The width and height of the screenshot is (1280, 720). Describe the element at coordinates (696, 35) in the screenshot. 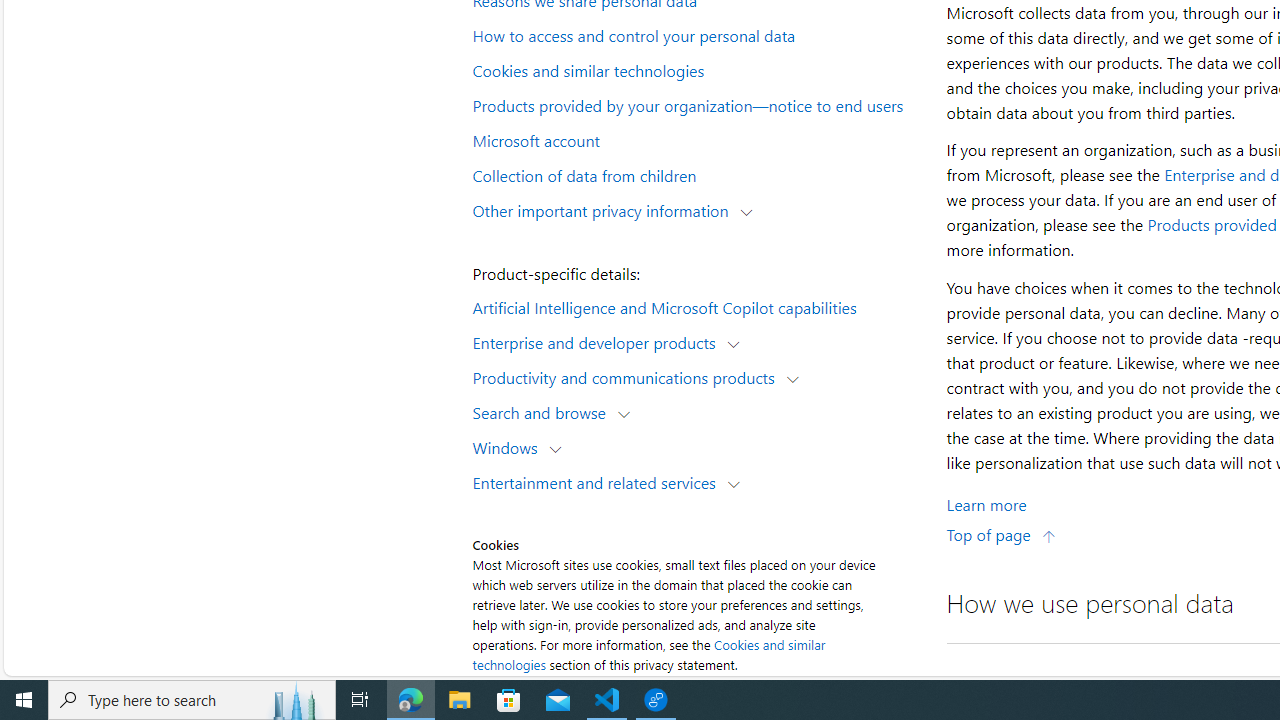

I see `'How to access and control your personal data'` at that location.